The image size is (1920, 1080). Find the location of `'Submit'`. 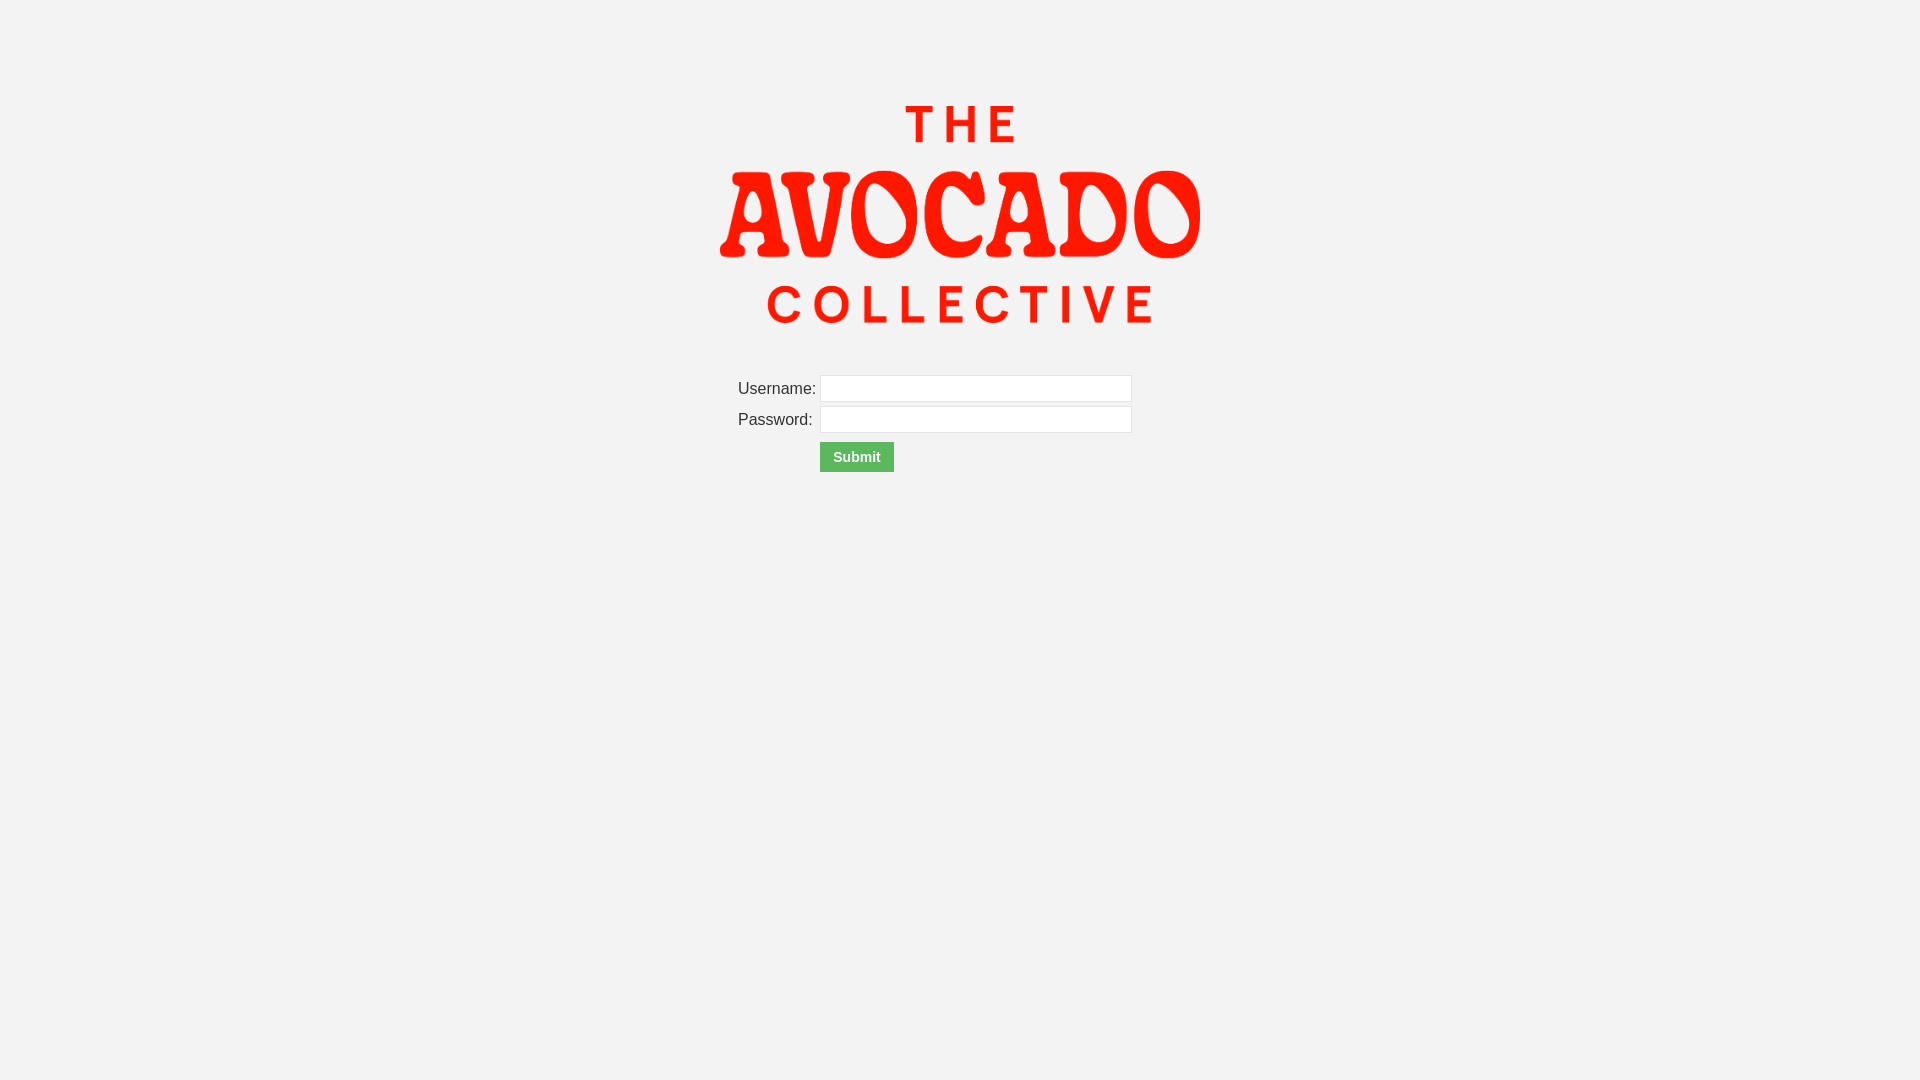

'Submit' is located at coordinates (856, 456).